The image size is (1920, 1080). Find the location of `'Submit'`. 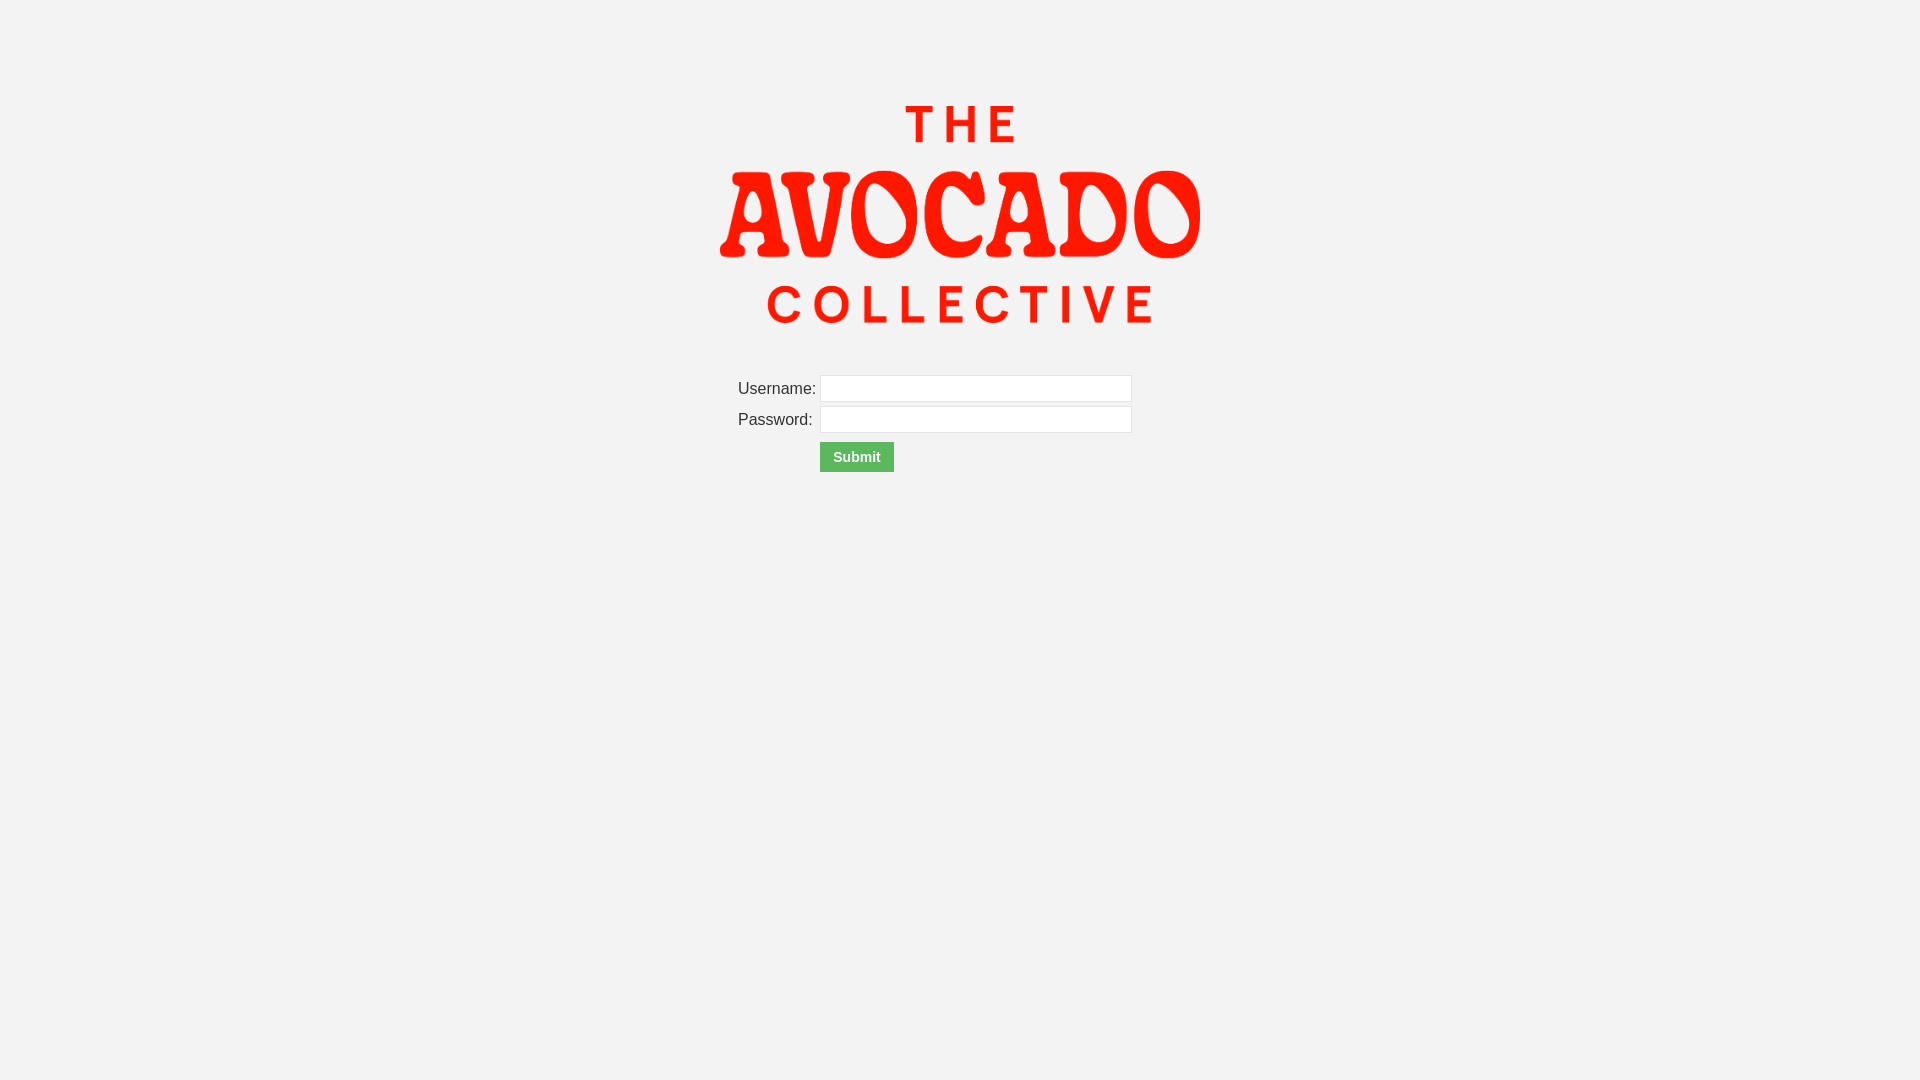

'Submit' is located at coordinates (856, 456).